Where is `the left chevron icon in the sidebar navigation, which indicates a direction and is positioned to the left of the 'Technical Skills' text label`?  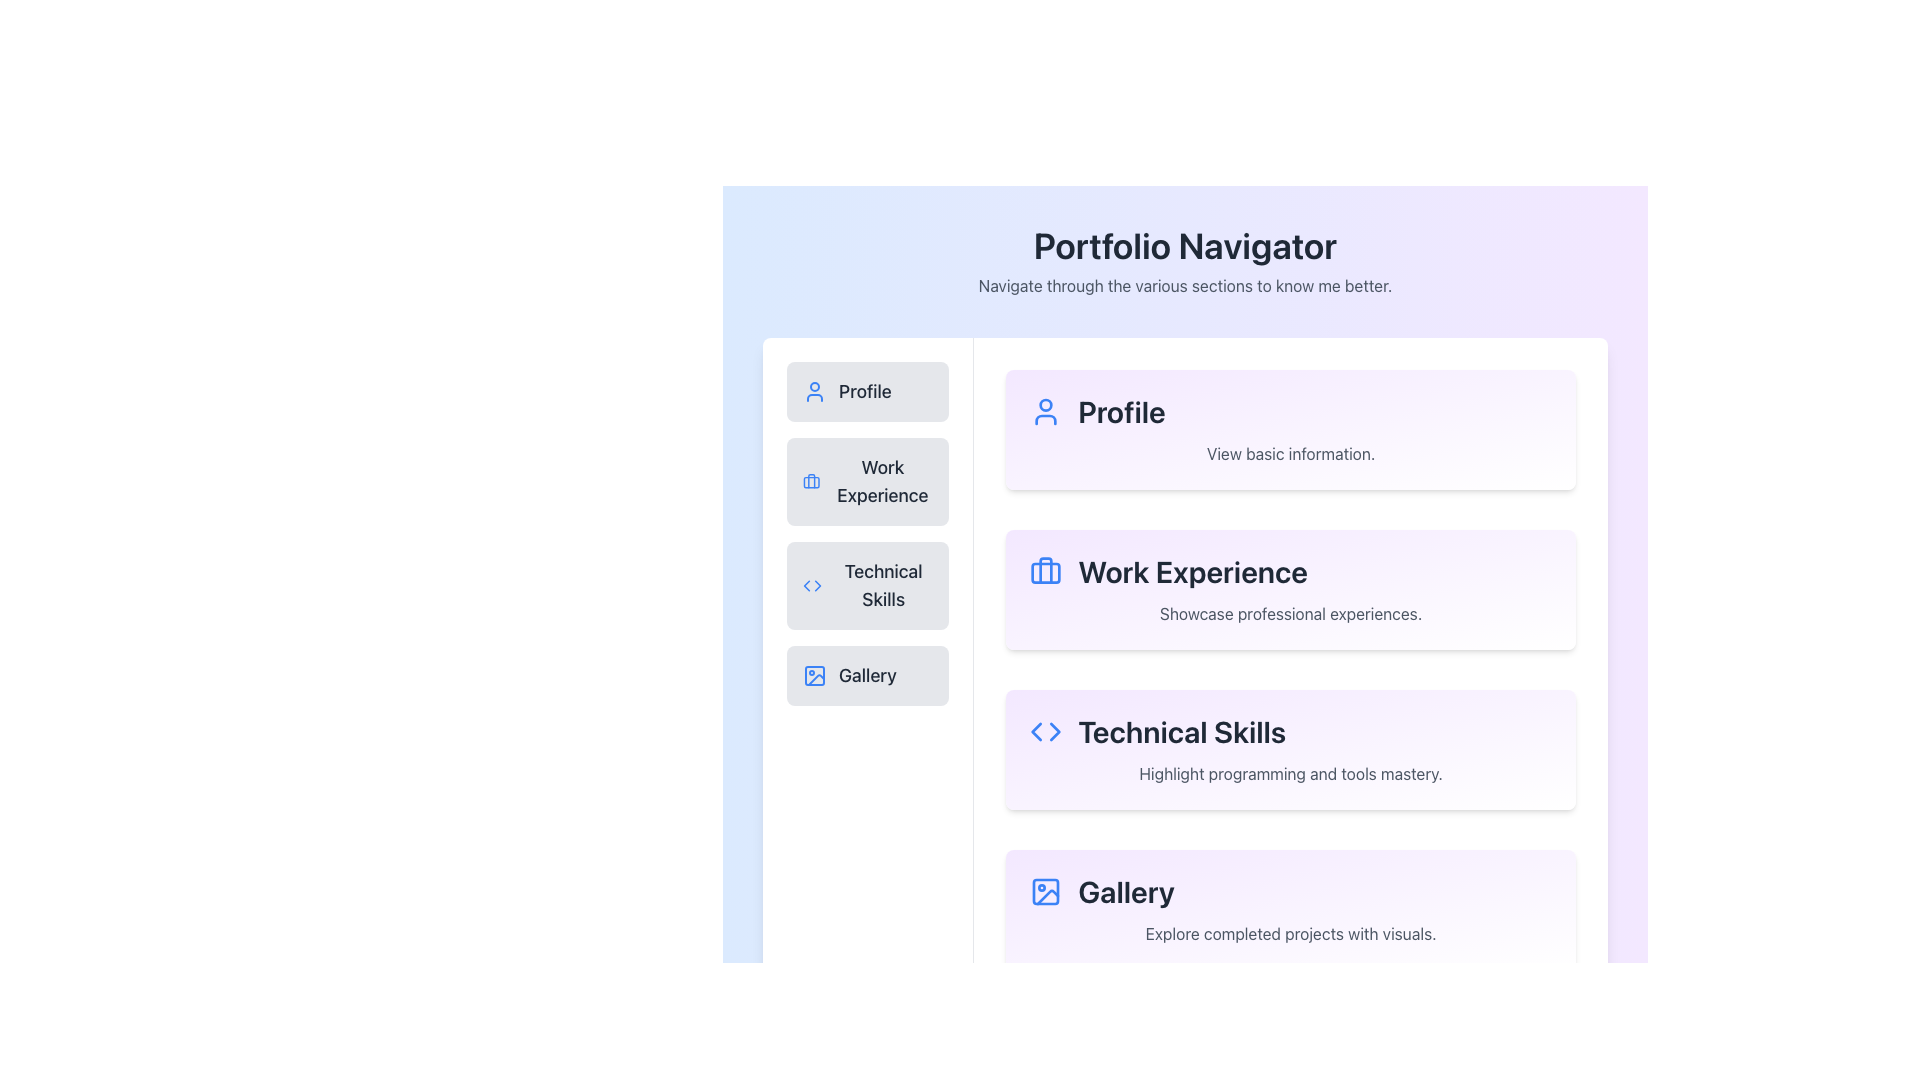 the left chevron icon in the sidebar navigation, which indicates a direction and is positioned to the left of the 'Technical Skills' text label is located at coordinates (806, 585).